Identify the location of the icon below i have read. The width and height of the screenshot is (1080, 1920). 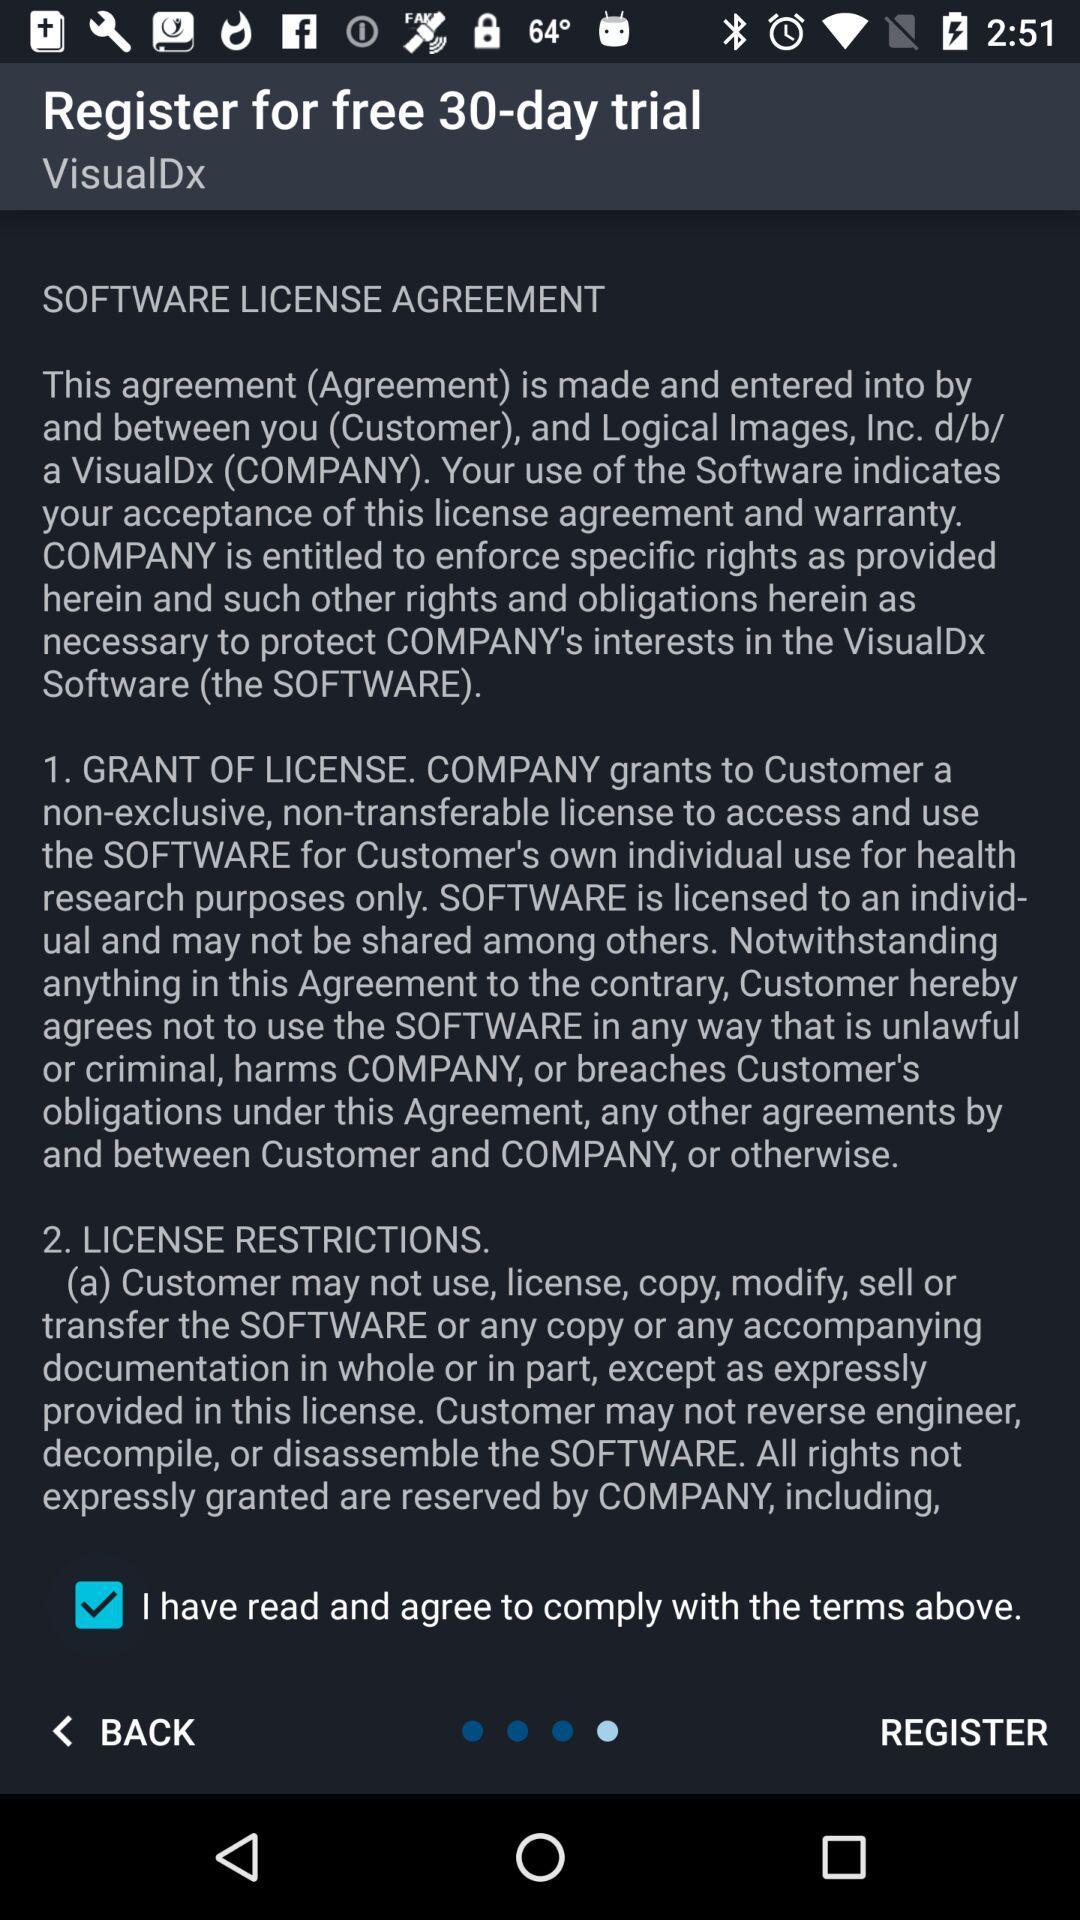
(115, 1730).